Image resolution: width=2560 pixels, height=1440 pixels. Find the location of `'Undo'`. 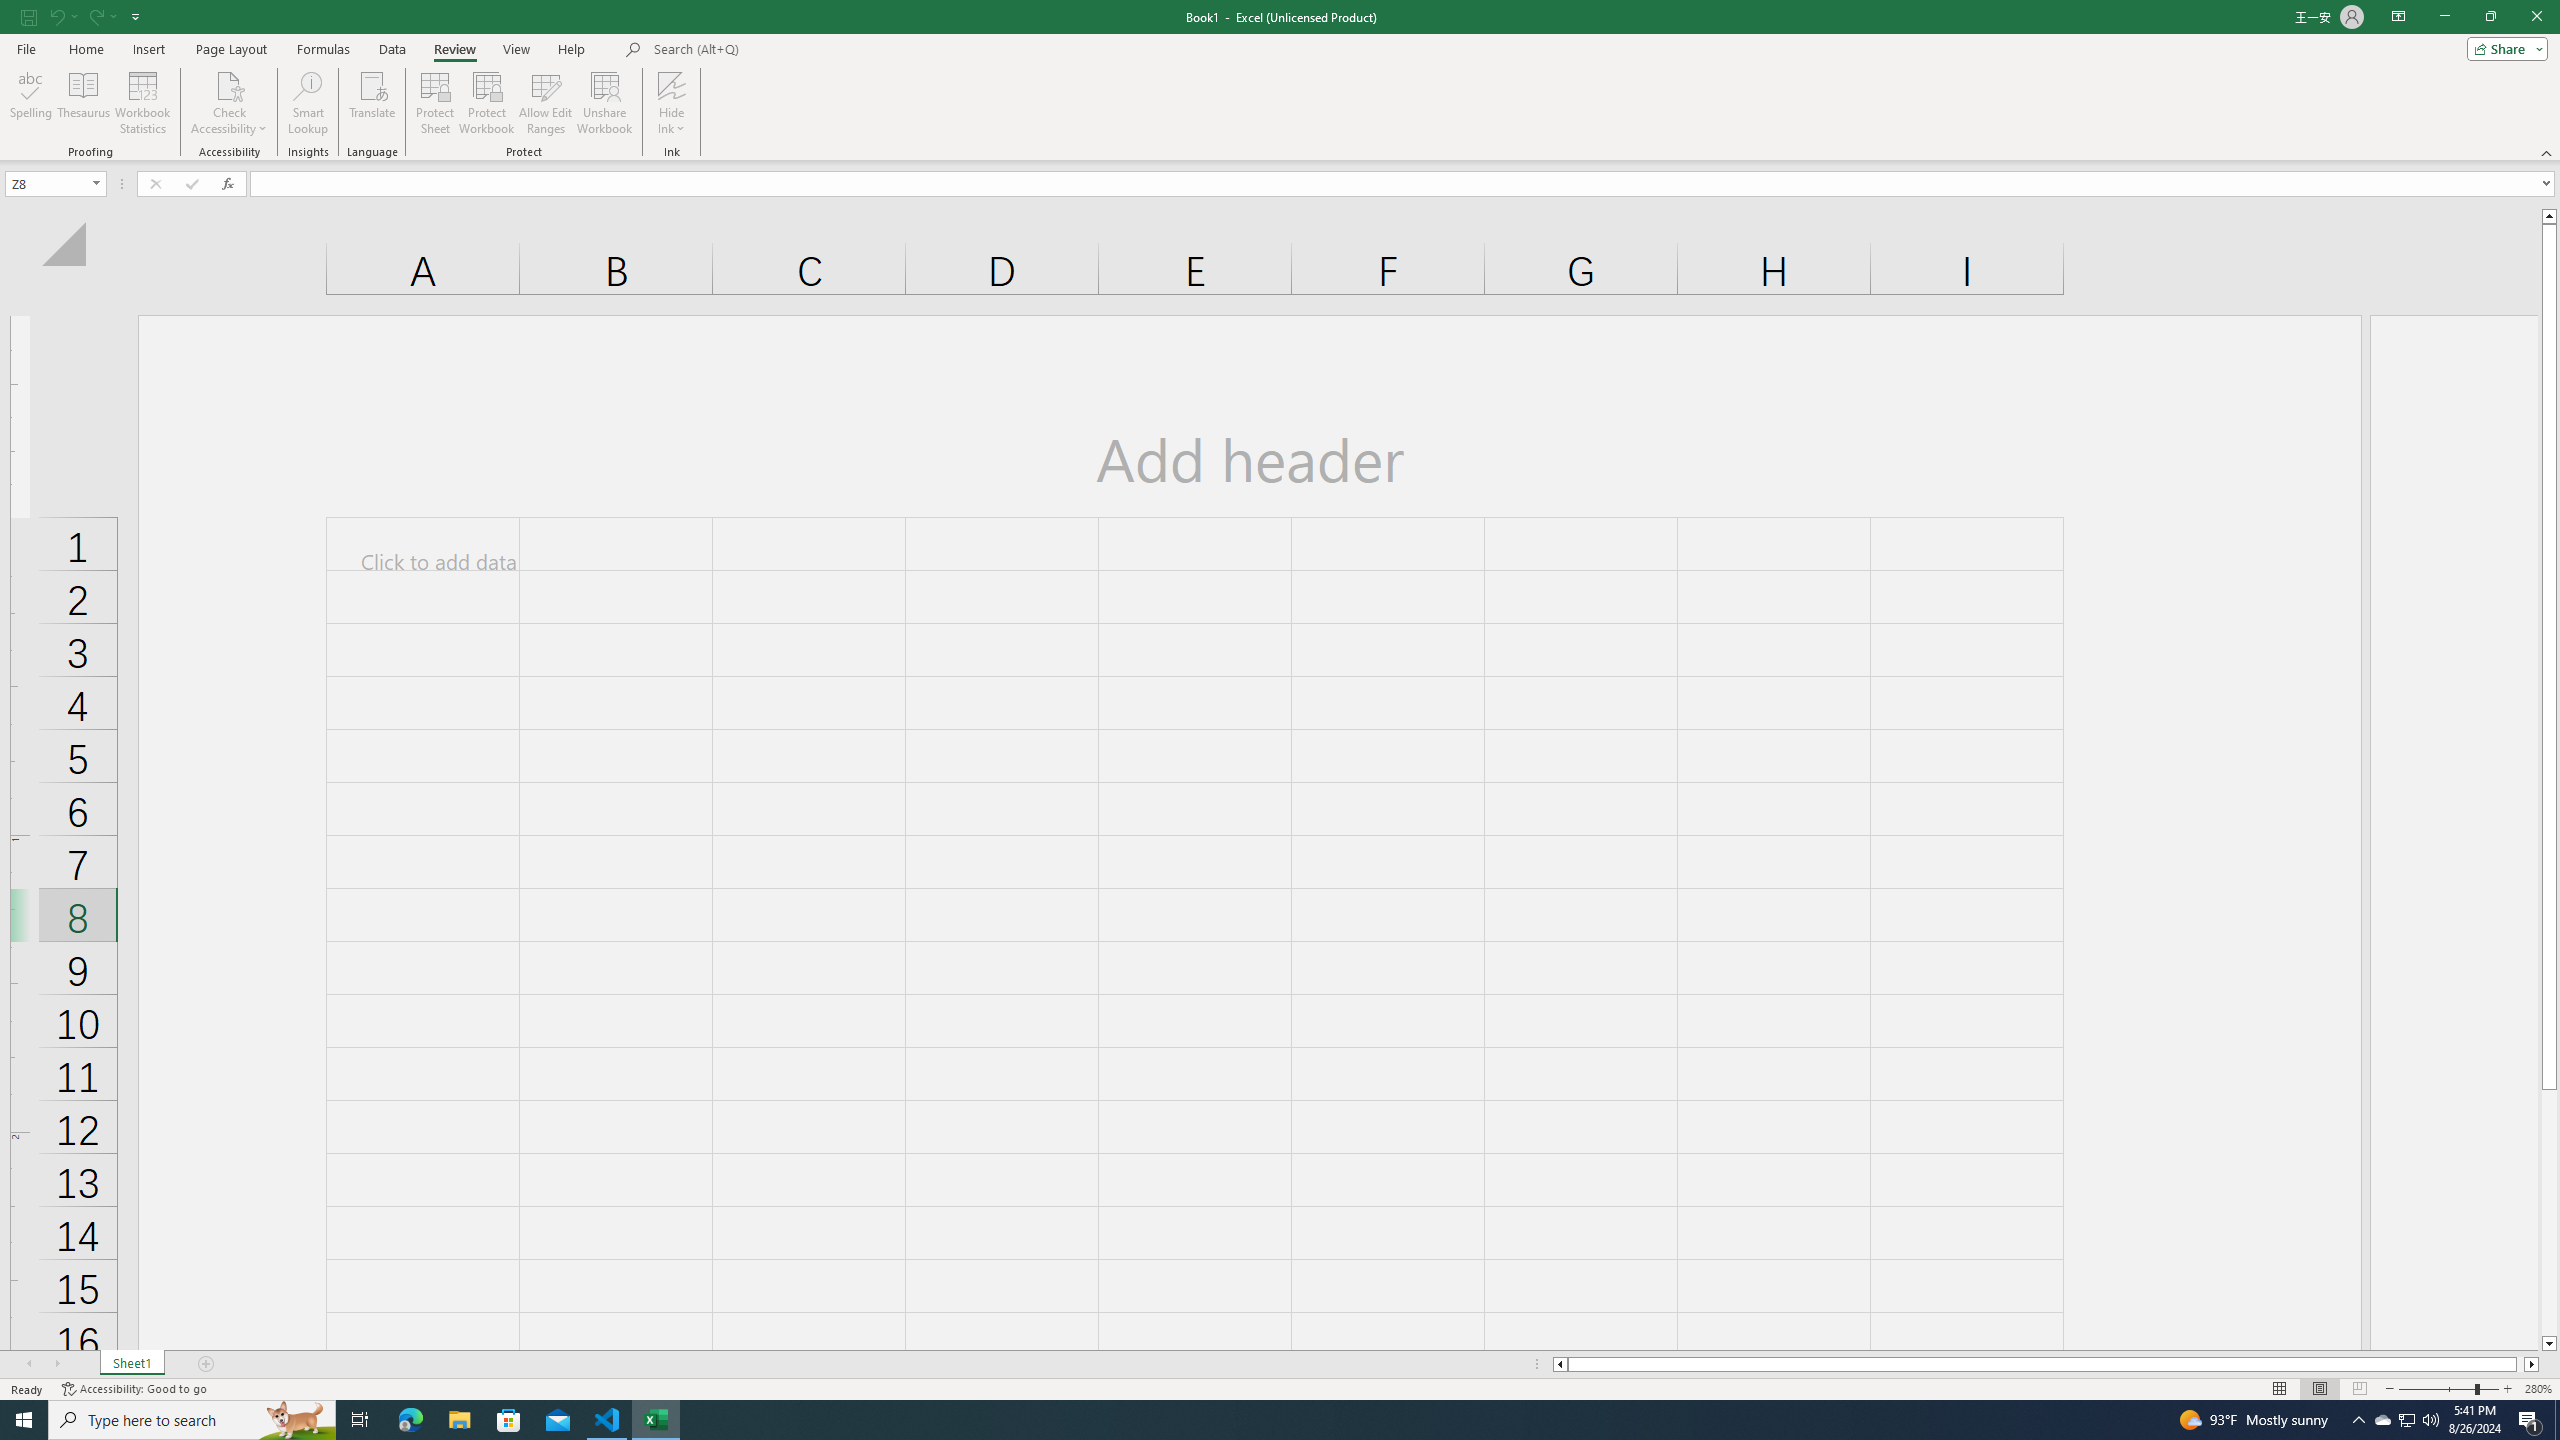

'Undo' is located at coordinates (56, 15).